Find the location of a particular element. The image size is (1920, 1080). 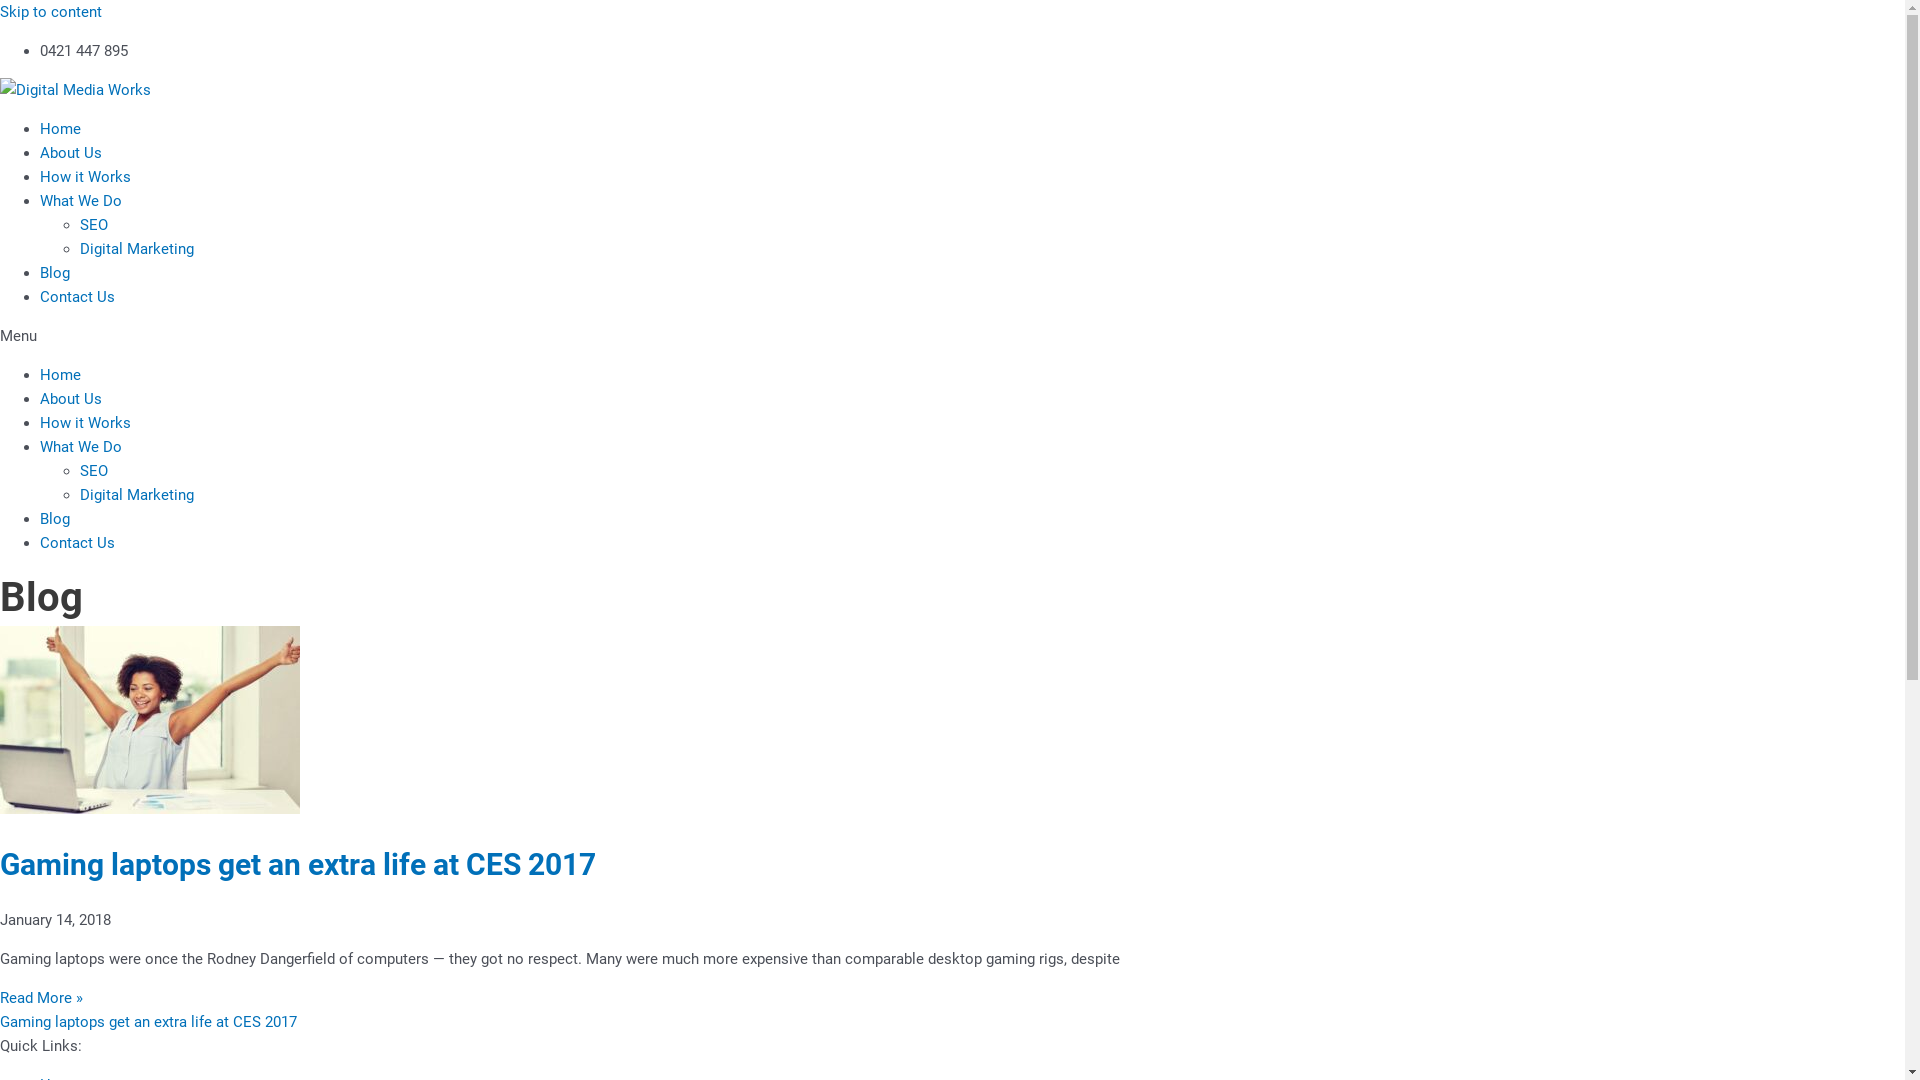

'About Us' is located at coordinates (71, 152).